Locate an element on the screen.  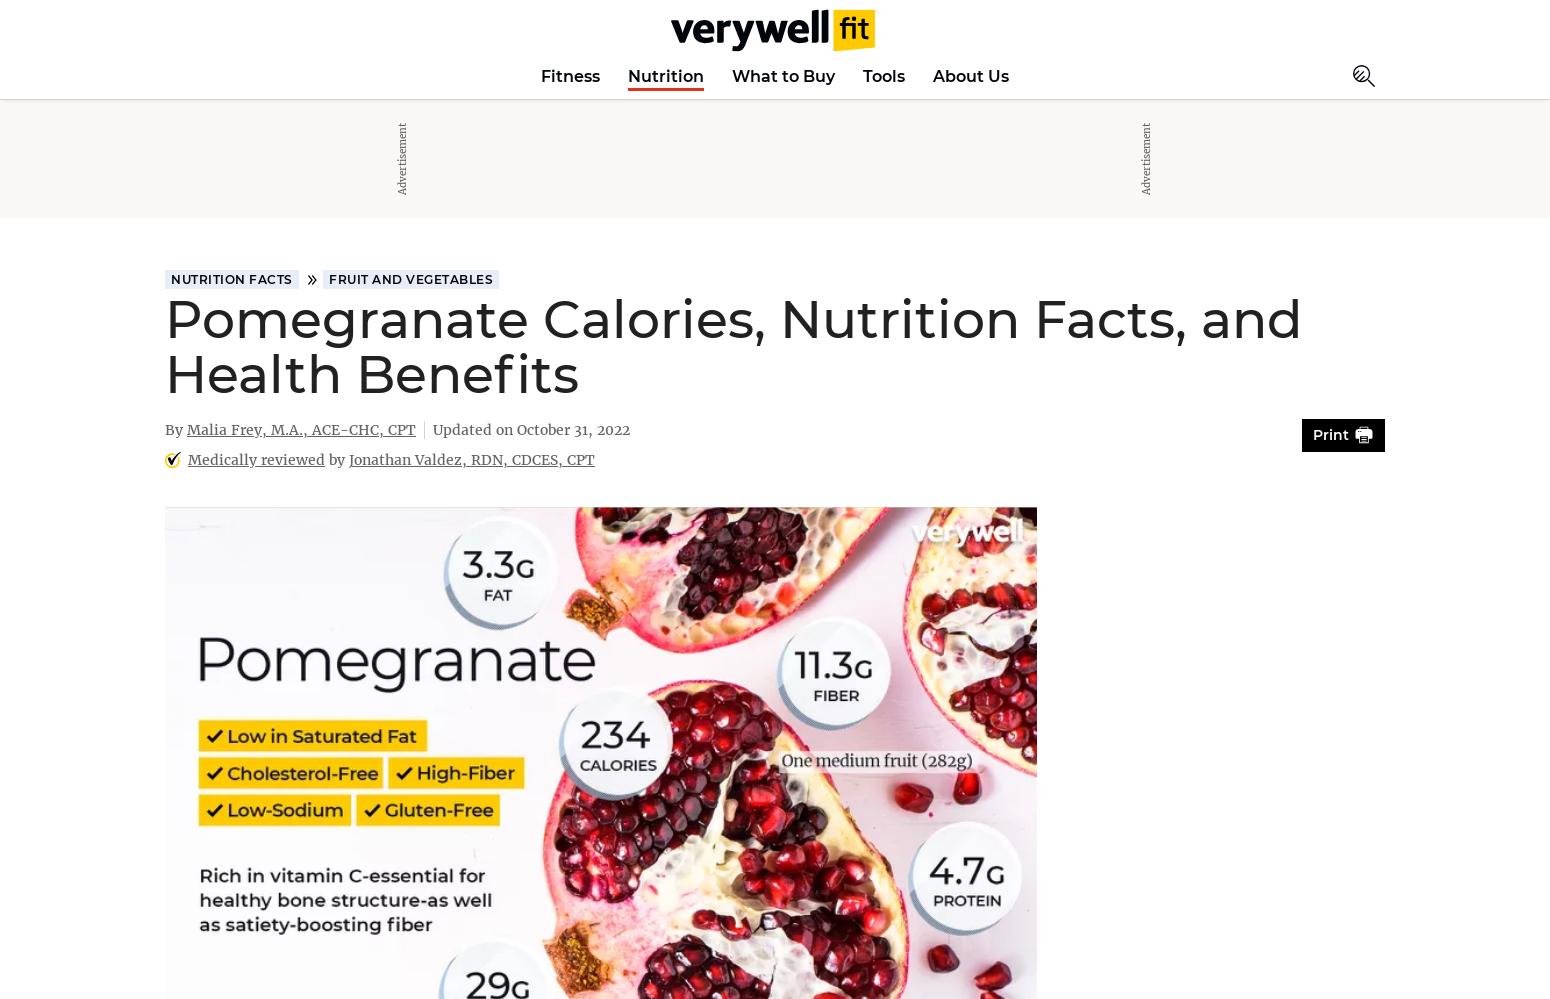
'Updated on October 31, 2022' is located at coordinates (530, 428).